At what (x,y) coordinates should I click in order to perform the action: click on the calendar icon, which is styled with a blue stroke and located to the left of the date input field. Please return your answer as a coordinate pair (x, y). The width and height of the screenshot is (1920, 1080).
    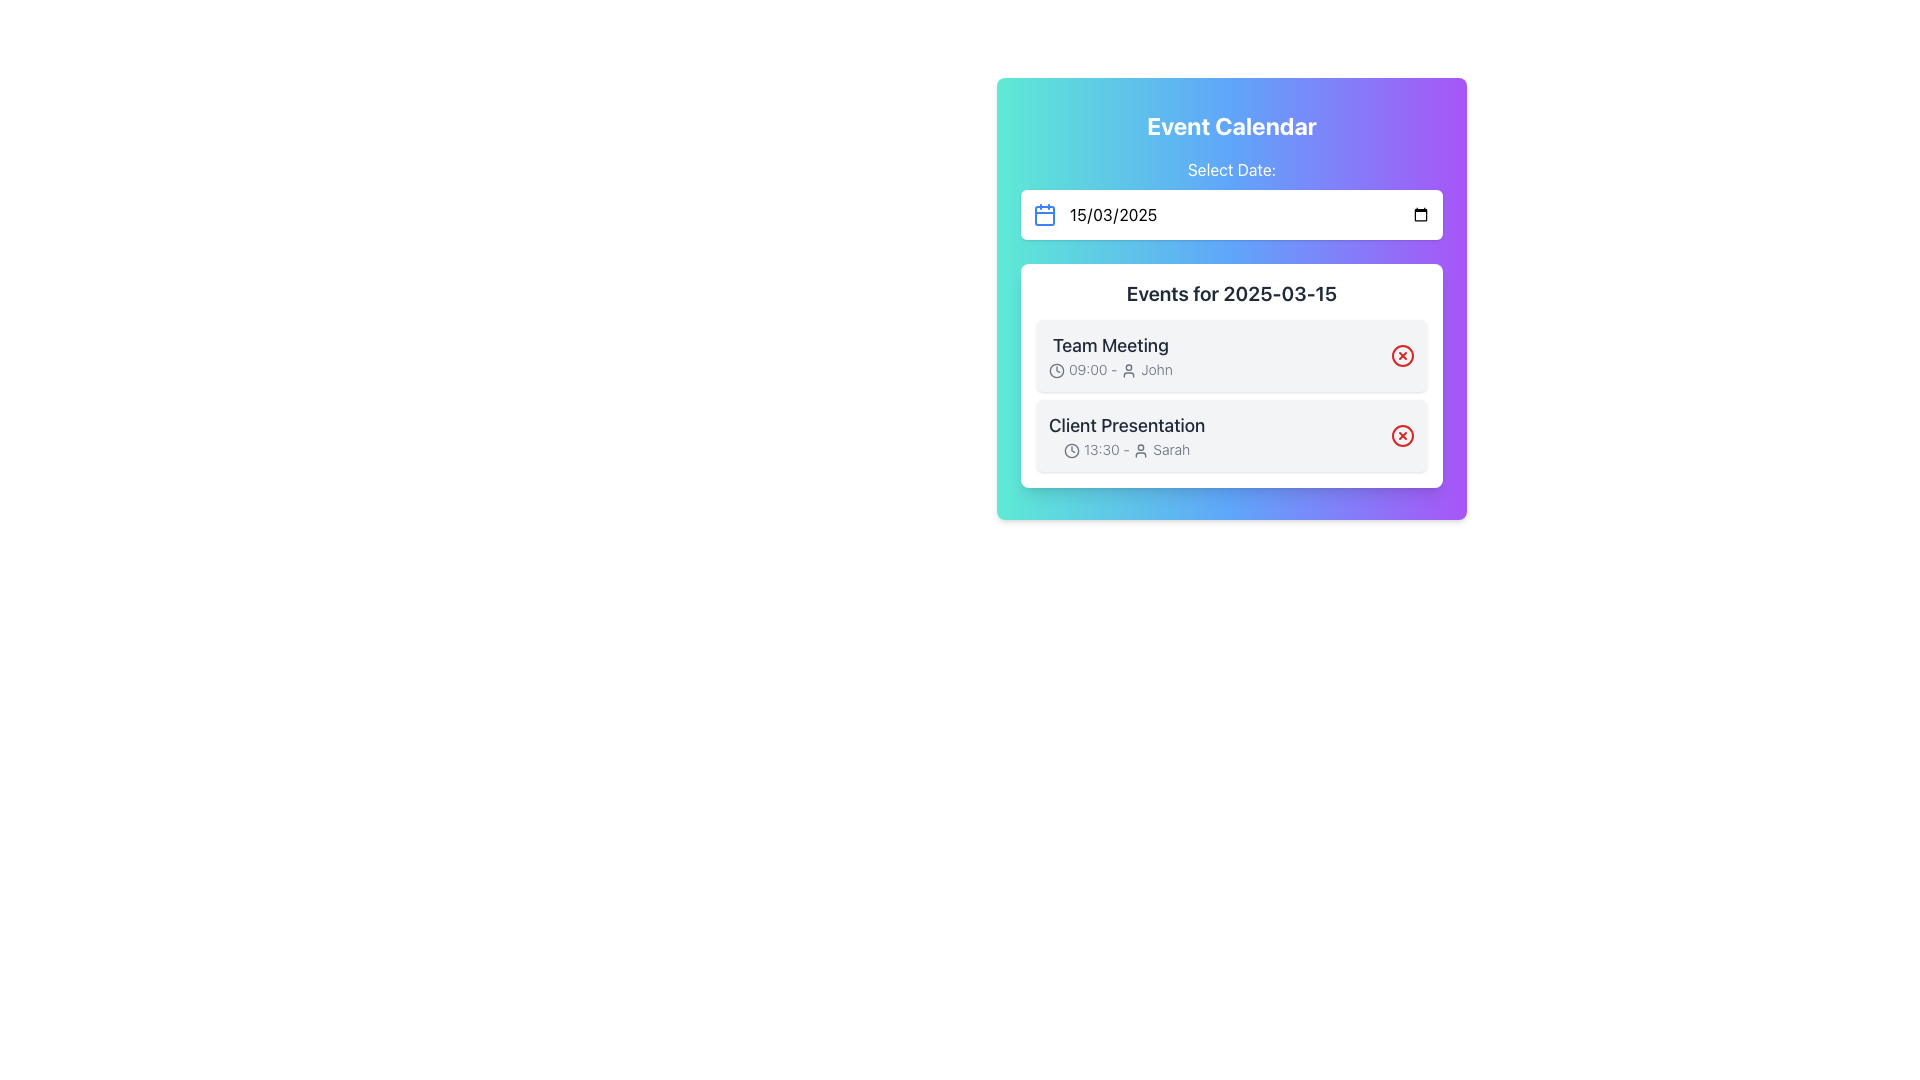
    Looking at the image, I should click on (1044, 215).